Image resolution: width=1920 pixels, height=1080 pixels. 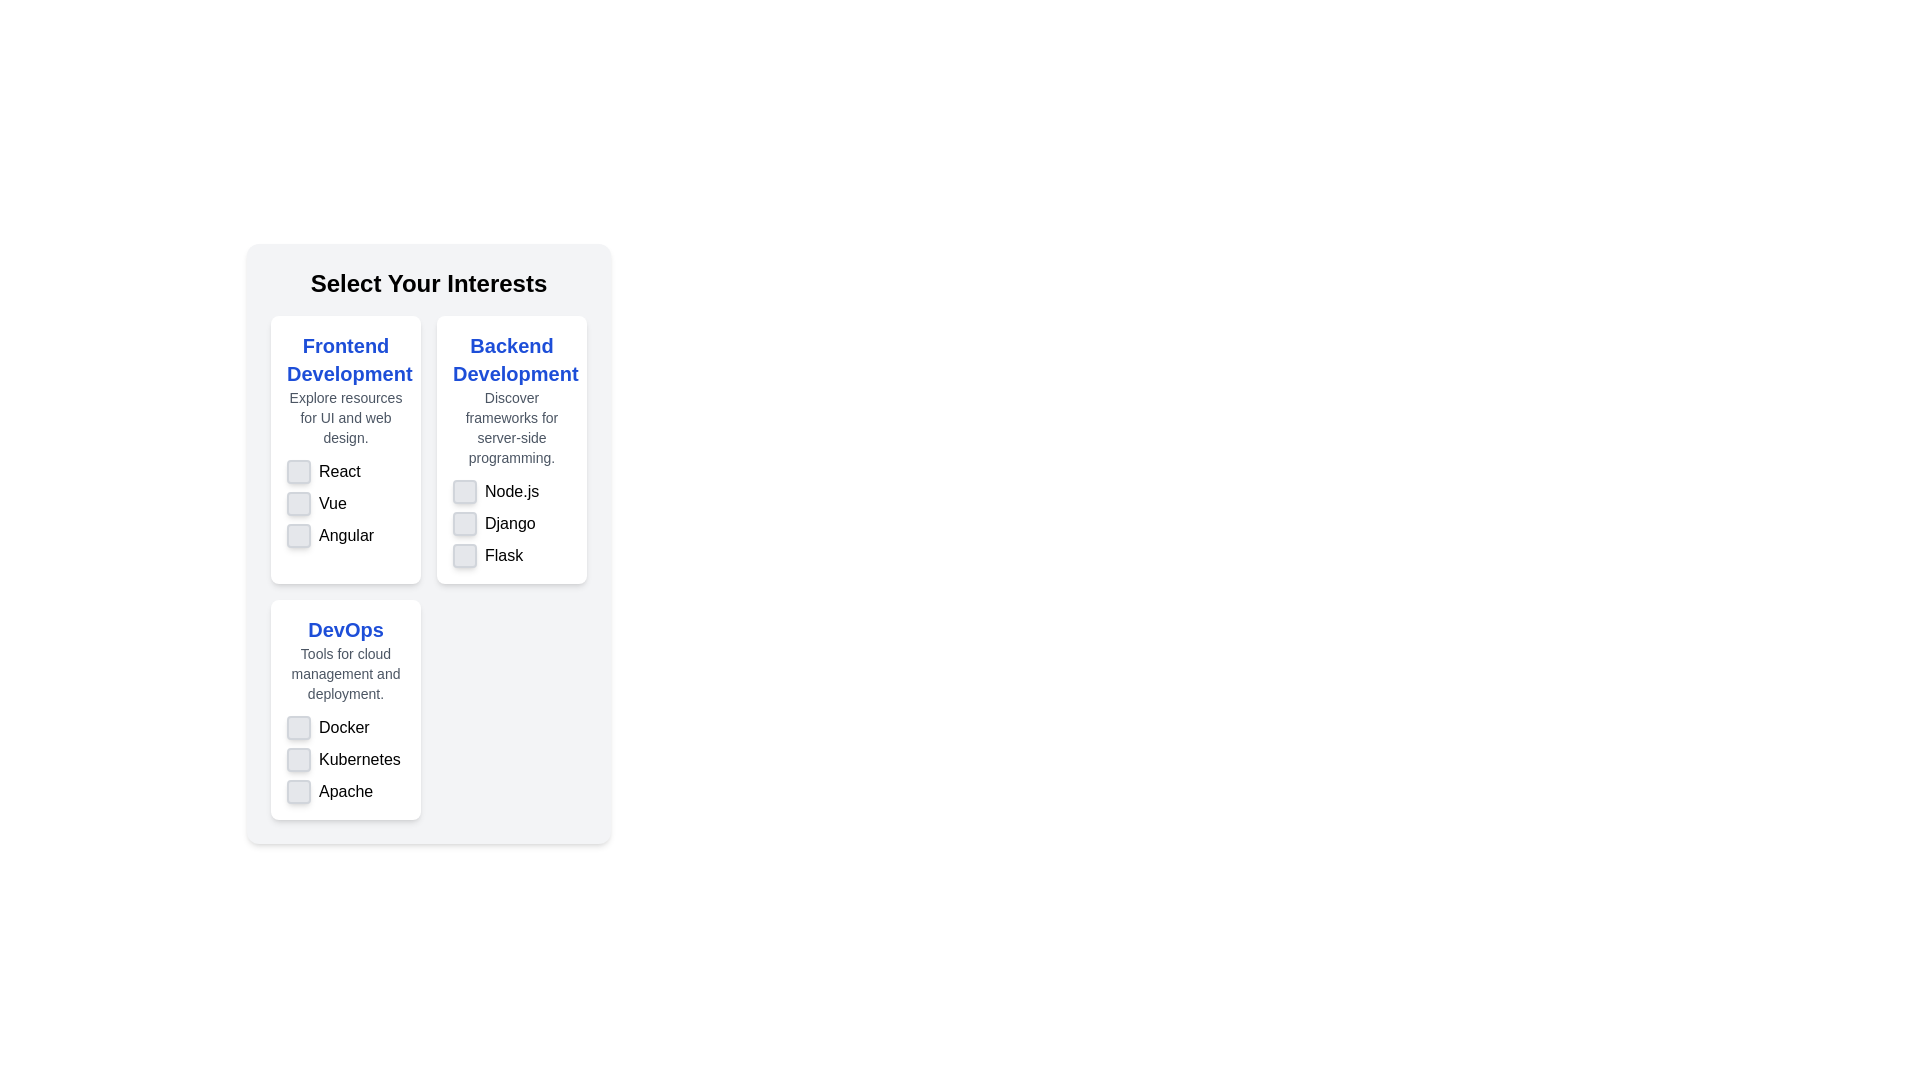 I want to click on the checkboxes within the 'DevOps' card, so click(x=345, y=708).